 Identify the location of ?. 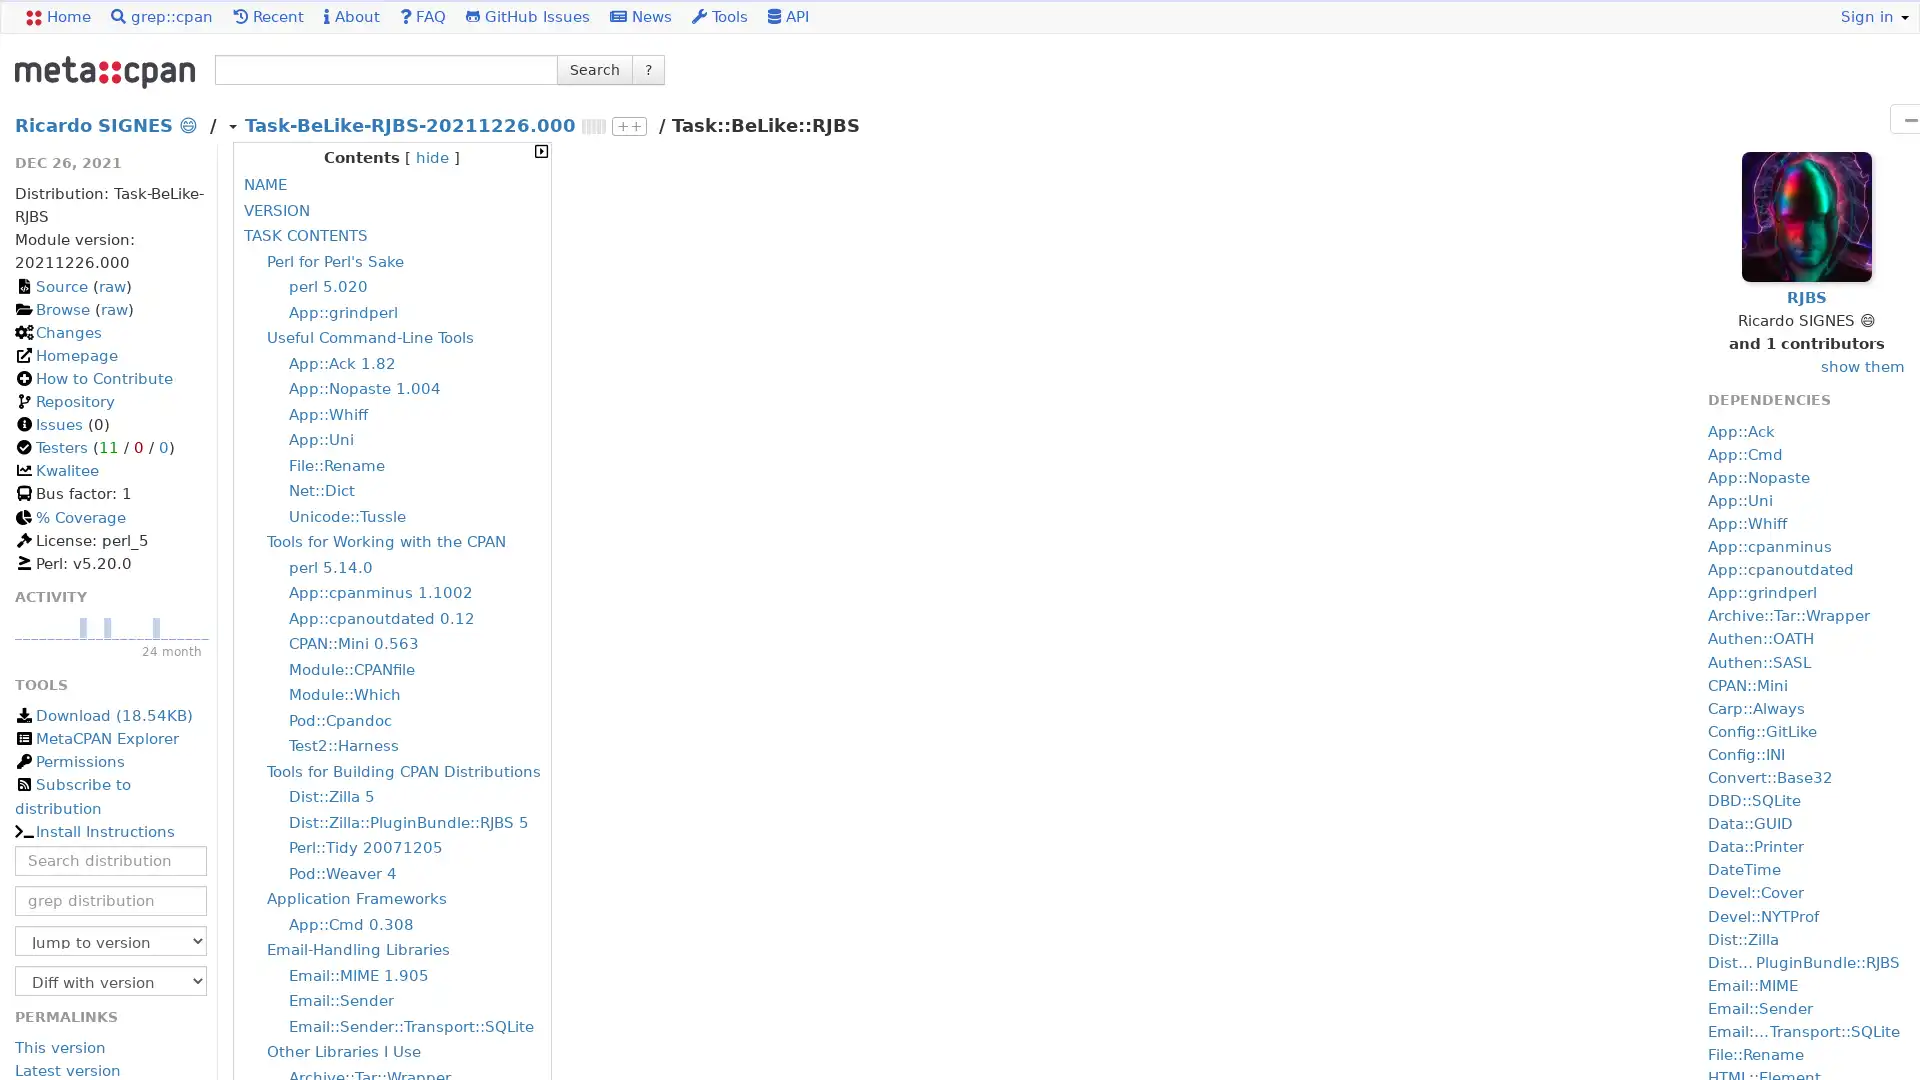
(648, 68).